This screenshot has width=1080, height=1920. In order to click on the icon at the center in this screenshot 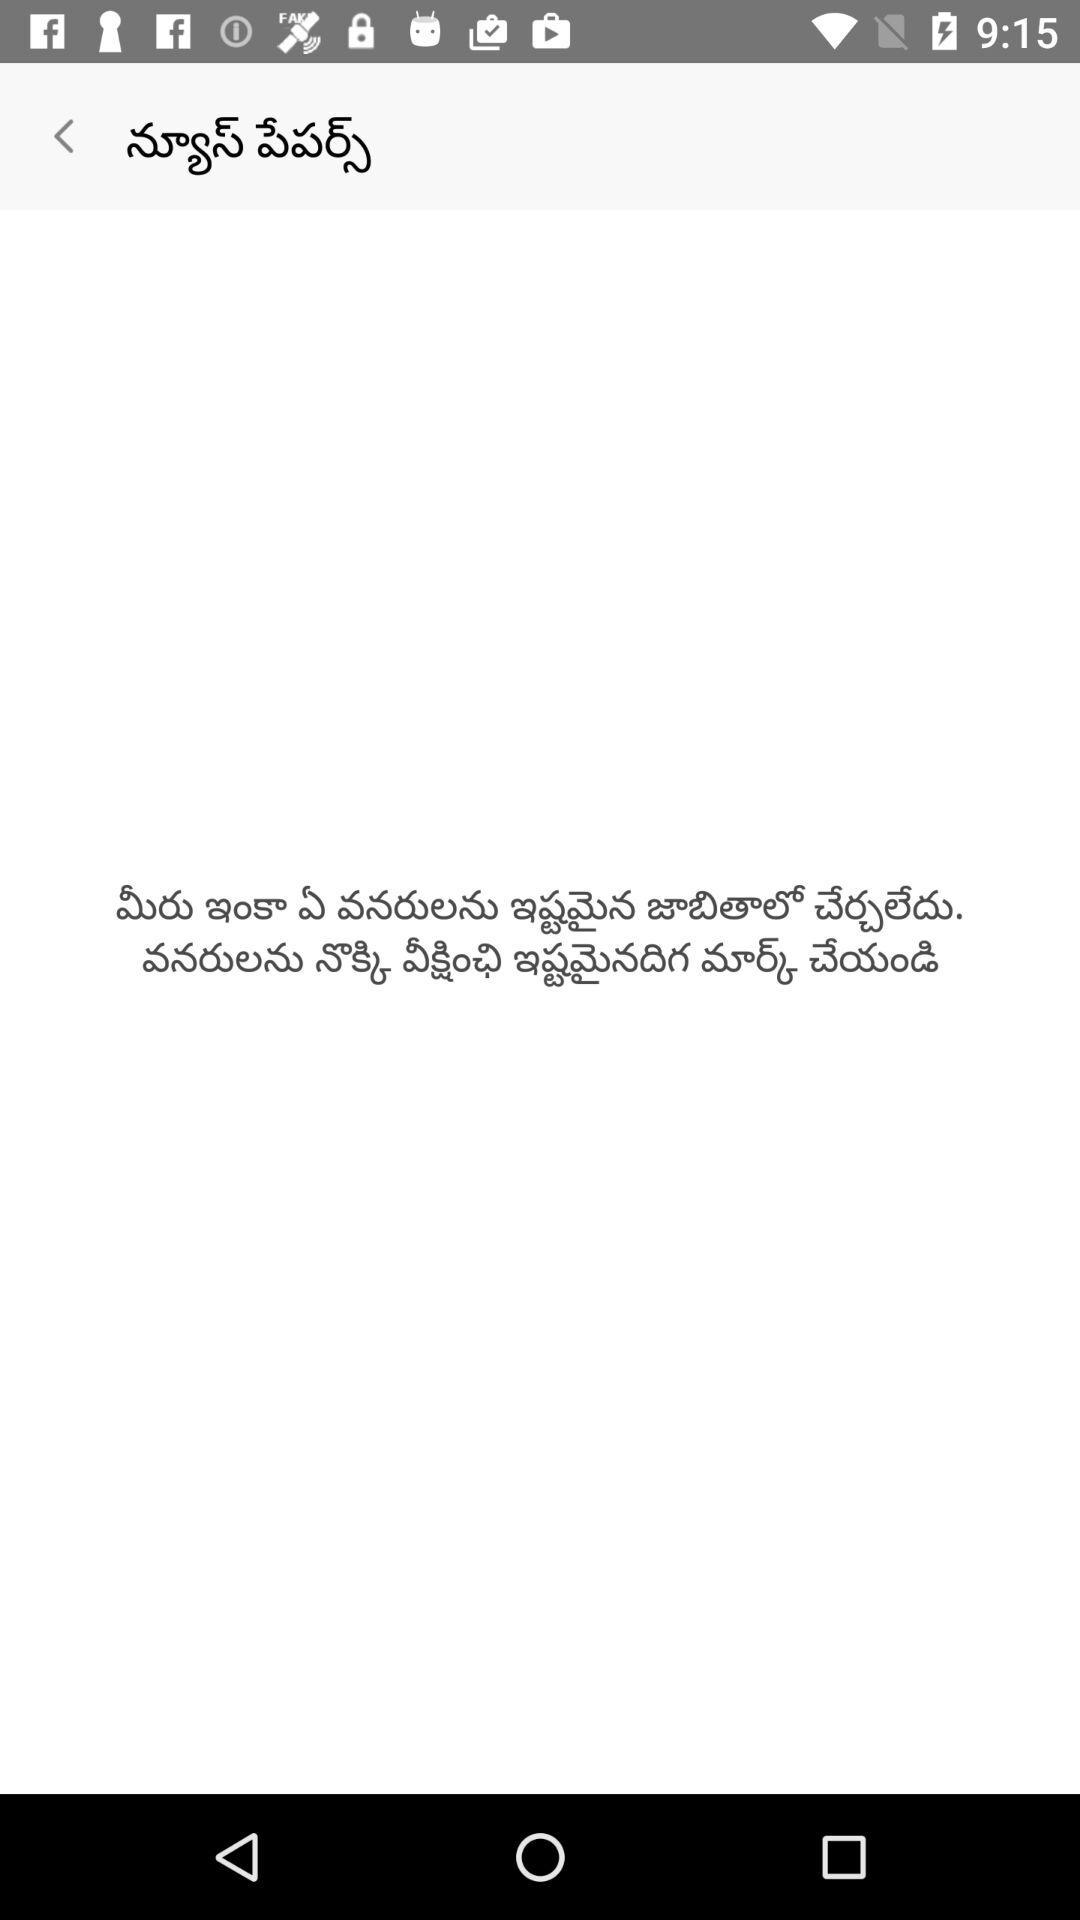, I will do `click(540, 927)`.